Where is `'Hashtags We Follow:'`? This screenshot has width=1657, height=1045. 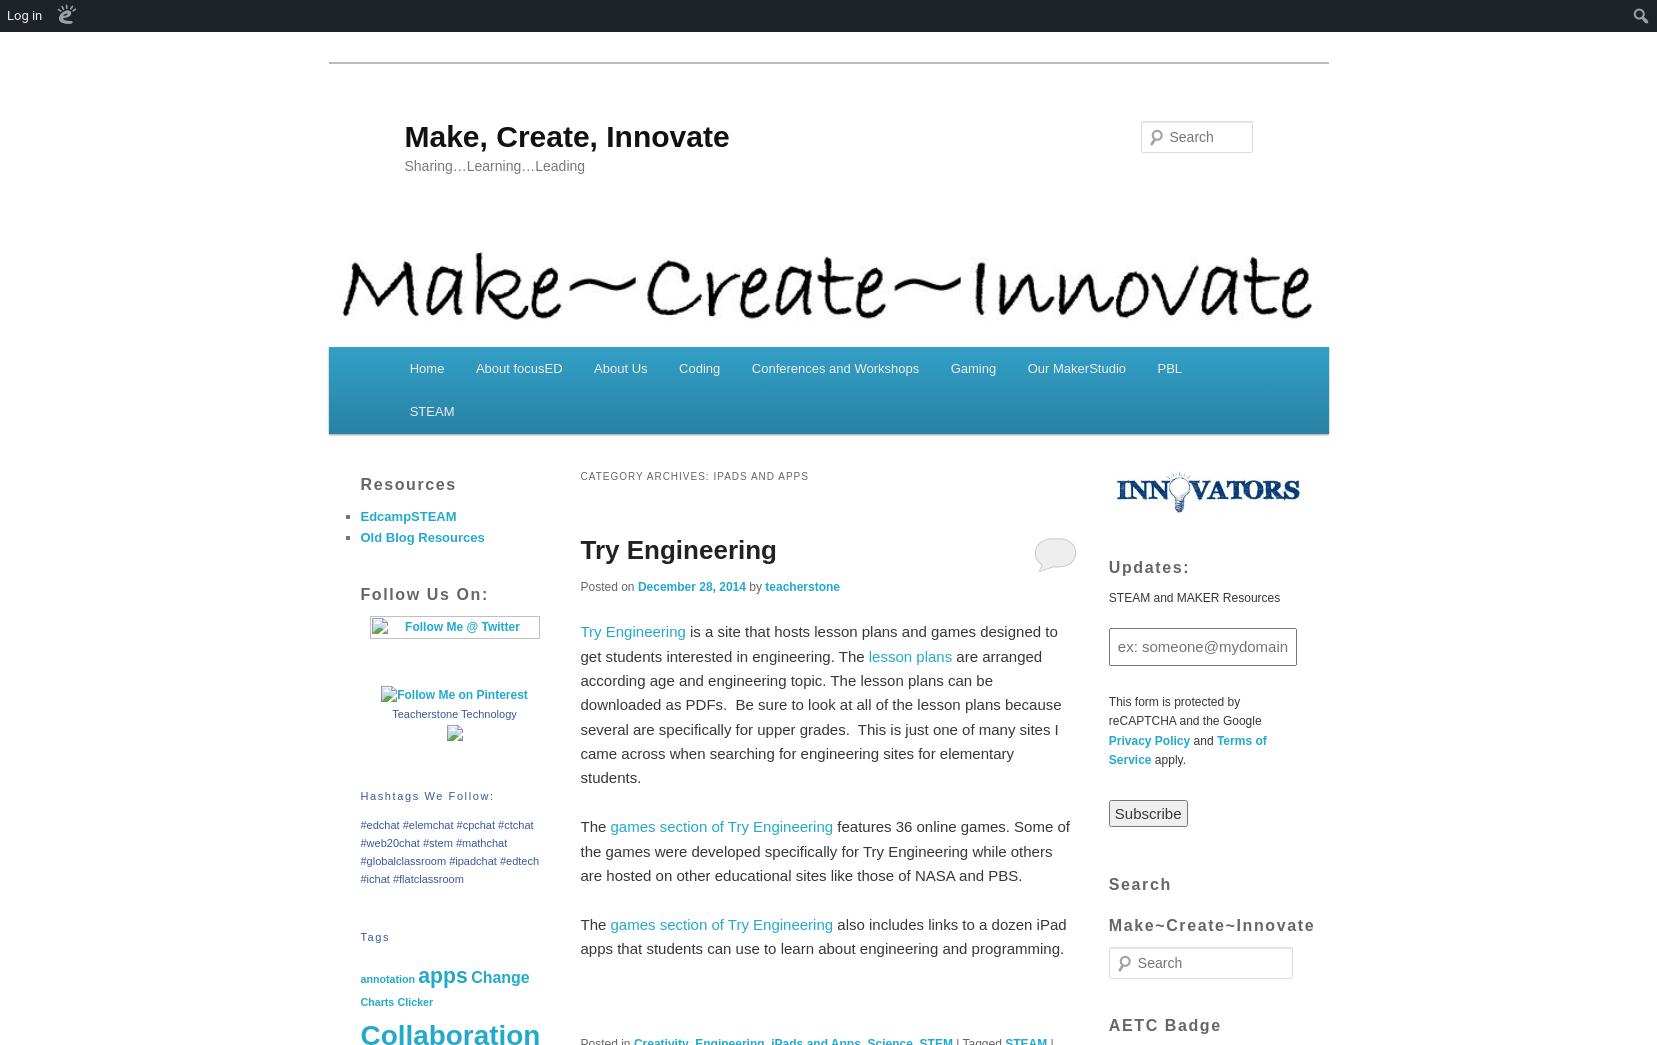
'Hashtags We Follow:' is located at coordinates (426, 795).